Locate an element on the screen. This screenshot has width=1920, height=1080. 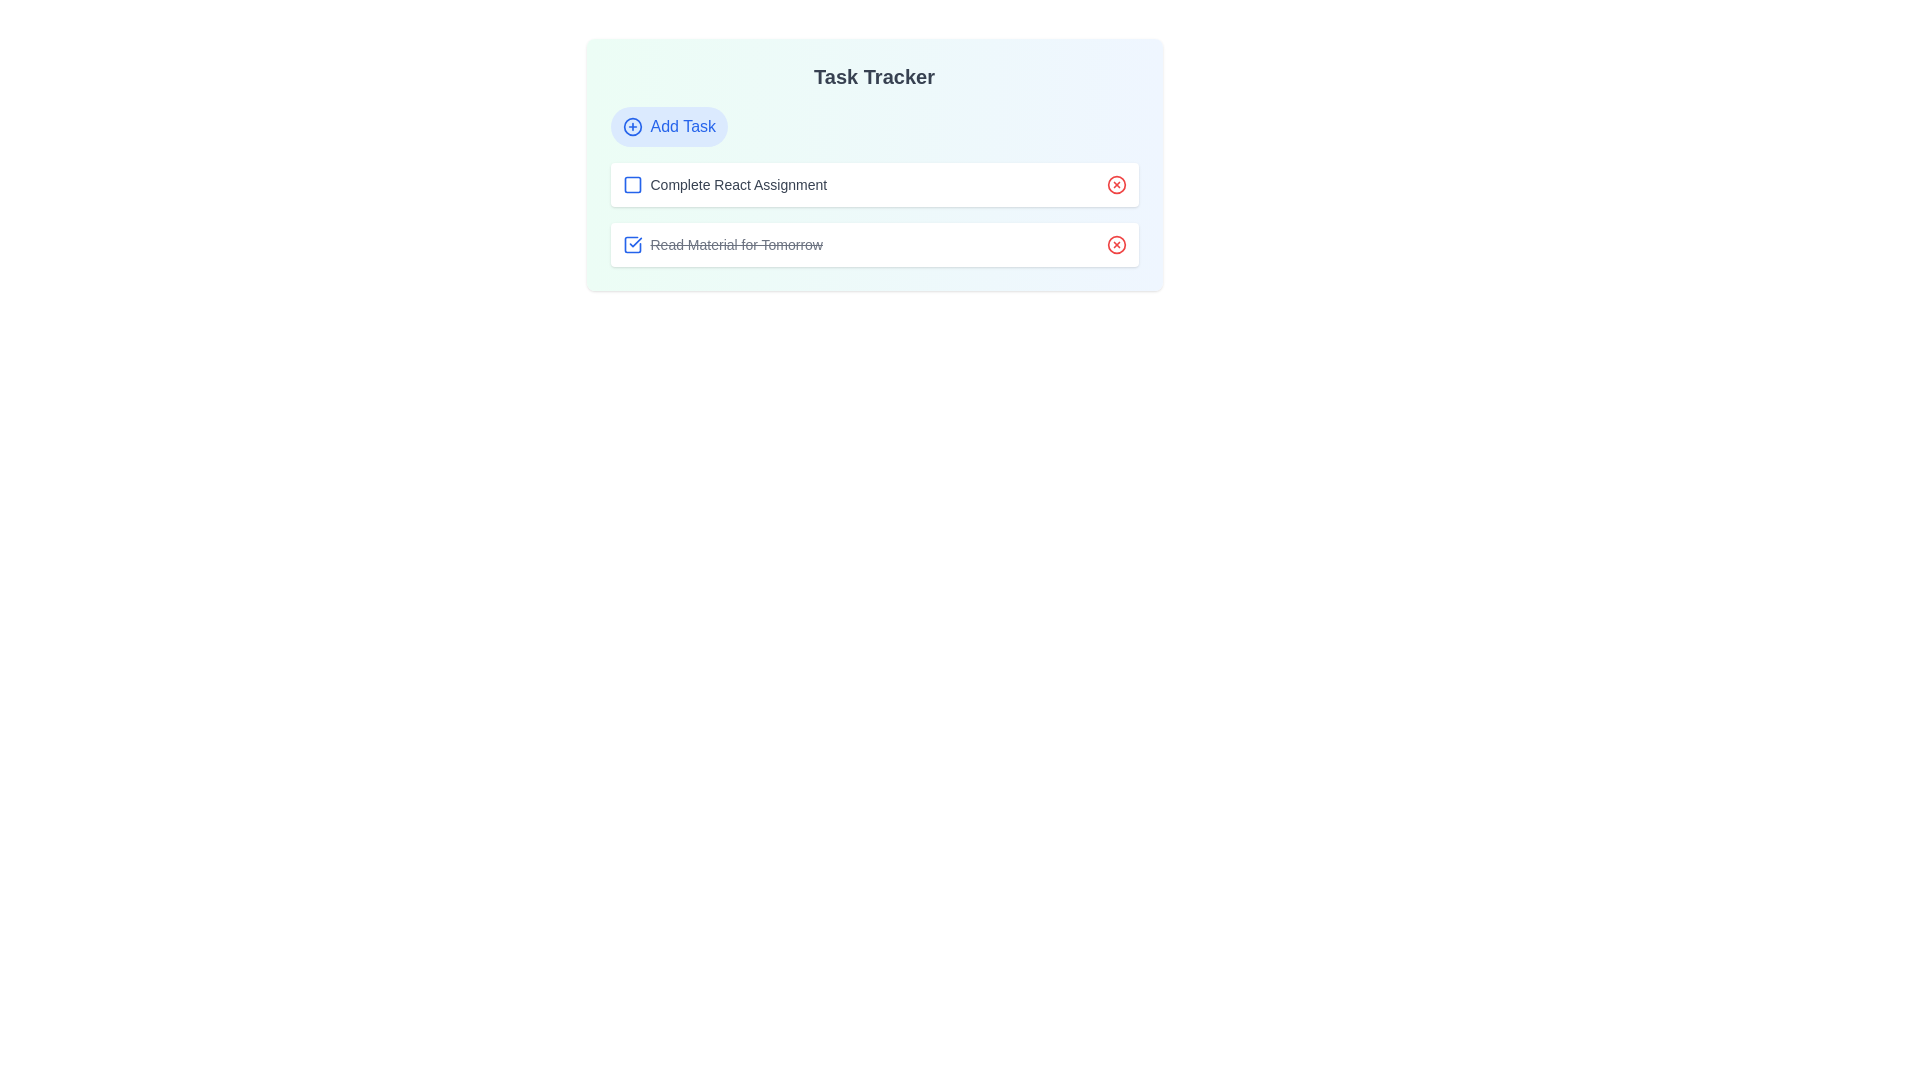
the delete button of the task with description 'Read Material for Tomorrow' is located at coordinates (1115, 244).